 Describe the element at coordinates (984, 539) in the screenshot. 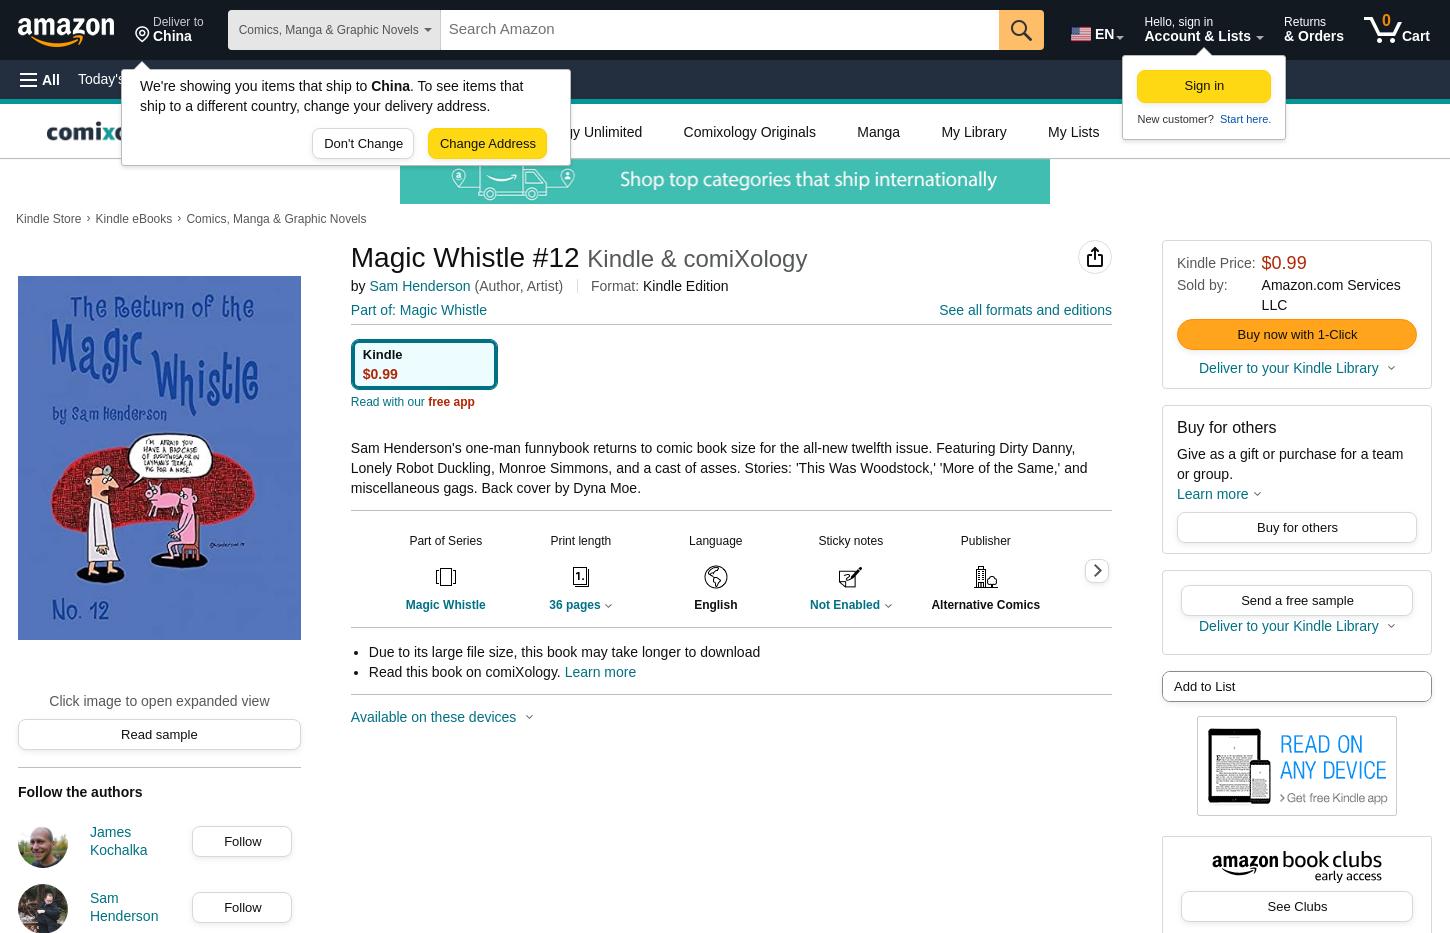

I see `'Publisher'` at that location.